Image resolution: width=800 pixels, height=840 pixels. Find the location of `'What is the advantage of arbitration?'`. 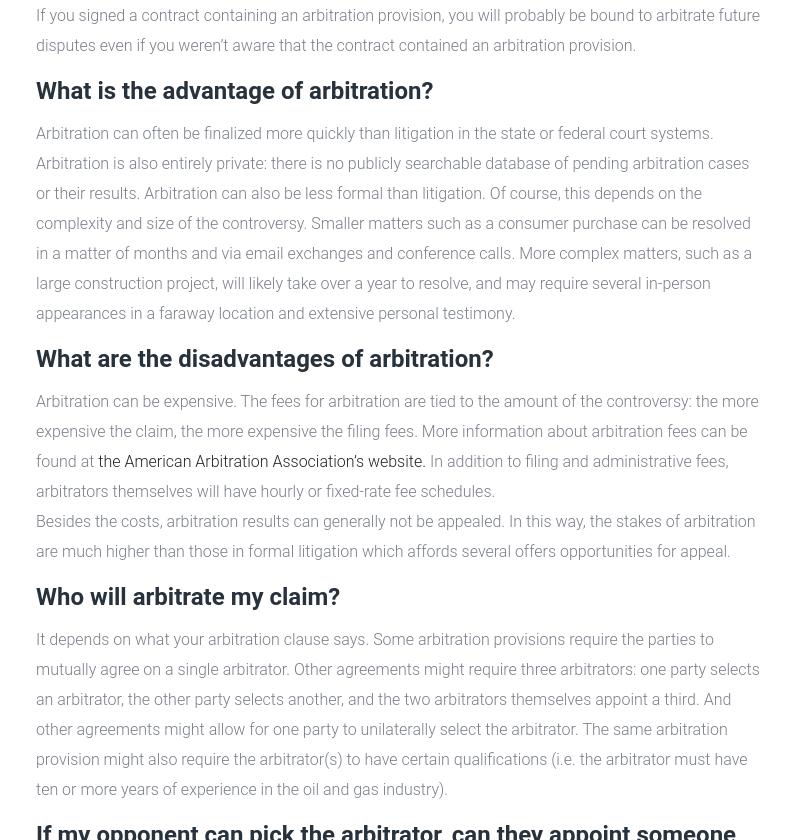

'What is the advantage of arbitration?' is located at coordinates (233, 90).